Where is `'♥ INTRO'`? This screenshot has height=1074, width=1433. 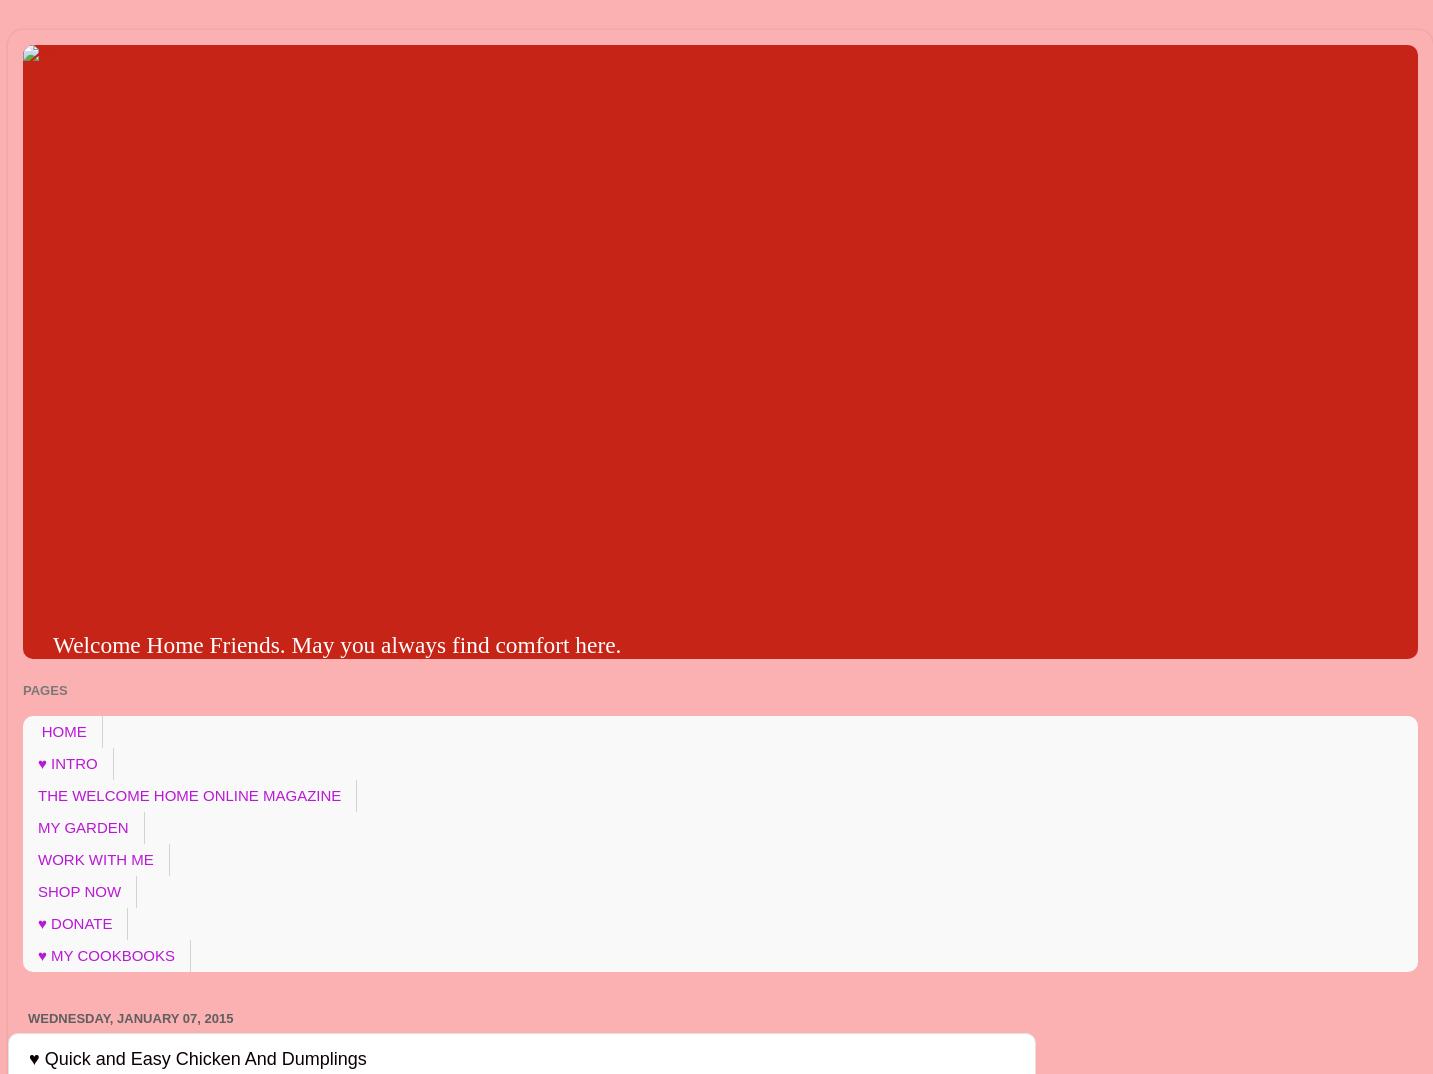
'♥ INTRO' is located at coordinates (36, 762).